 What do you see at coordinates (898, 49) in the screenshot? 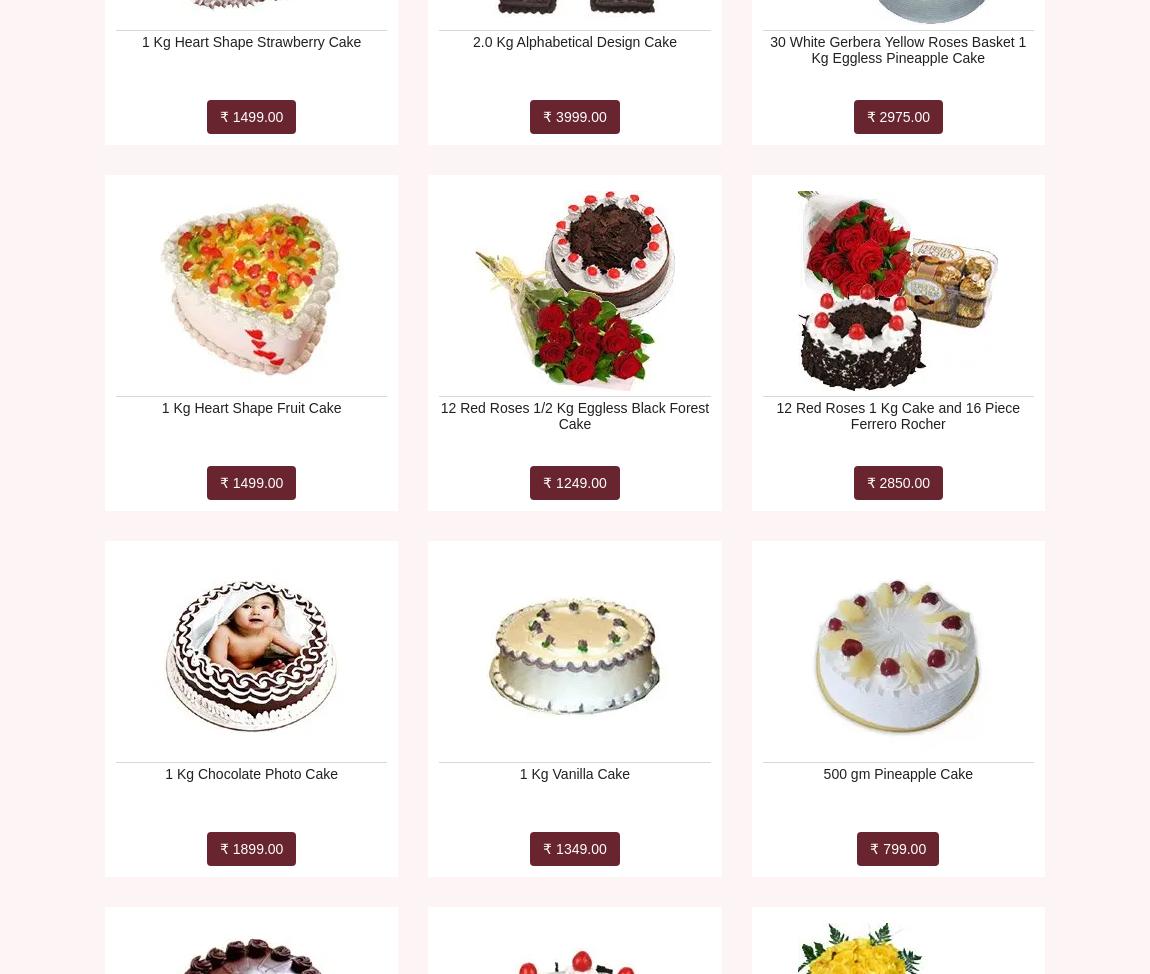
I see `'30 White Gerbera Yellow Roses Basket 1 Kg Eggless Pineapple Cake'` at bounding box center [898, 49].